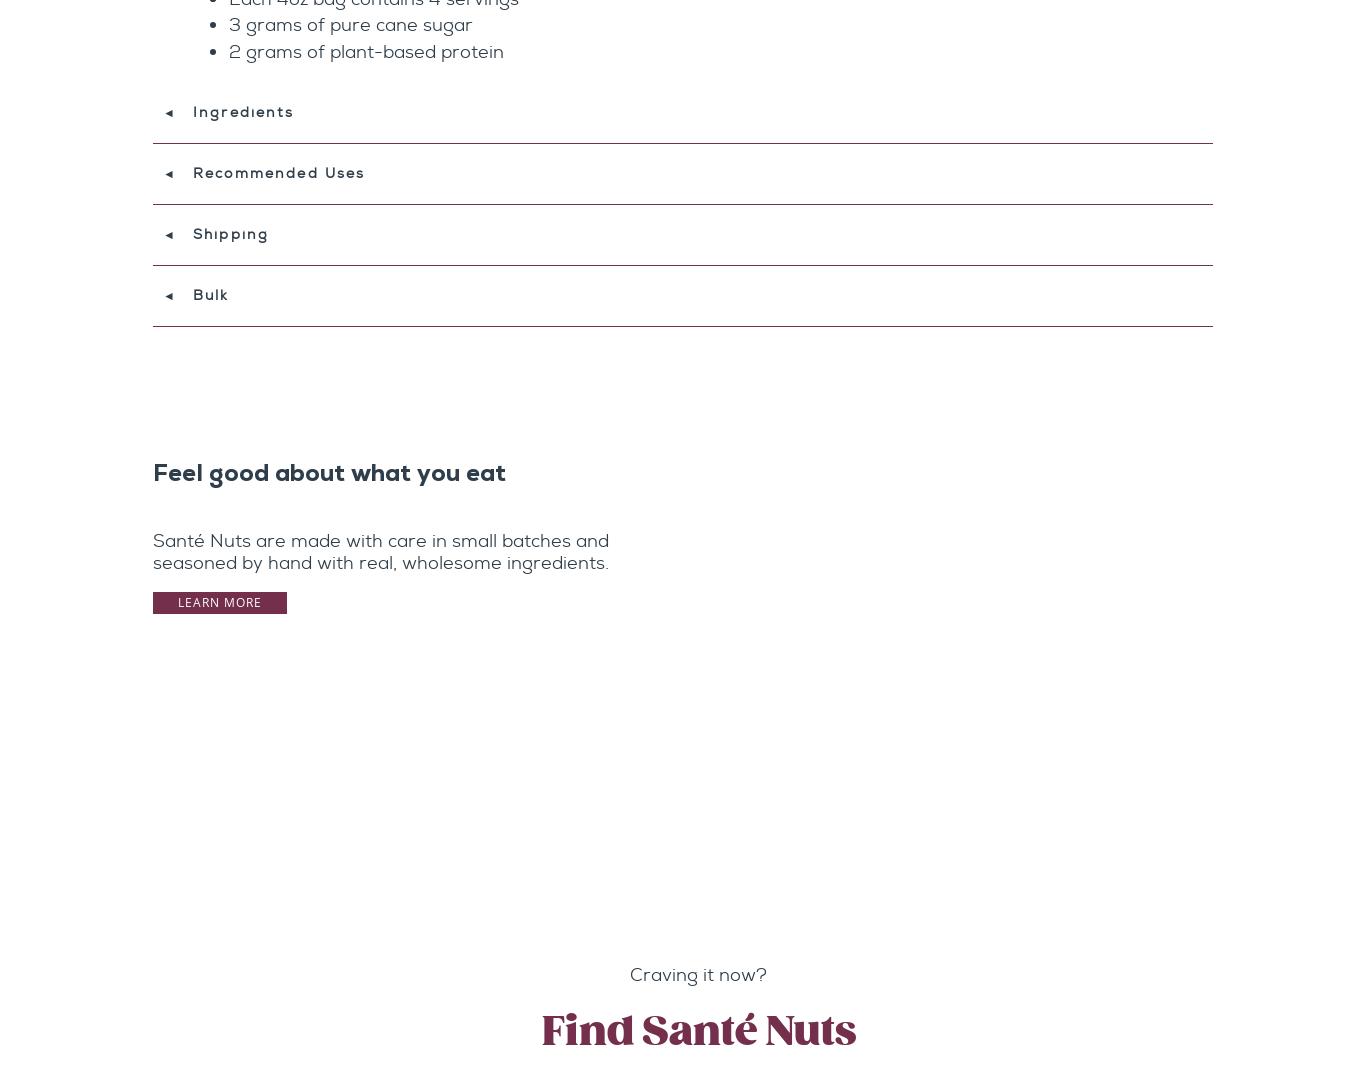  Describe the element at coordinates (350, 24) in the screenshot. I see `'3 grams of pure cane sugar'` at that location.